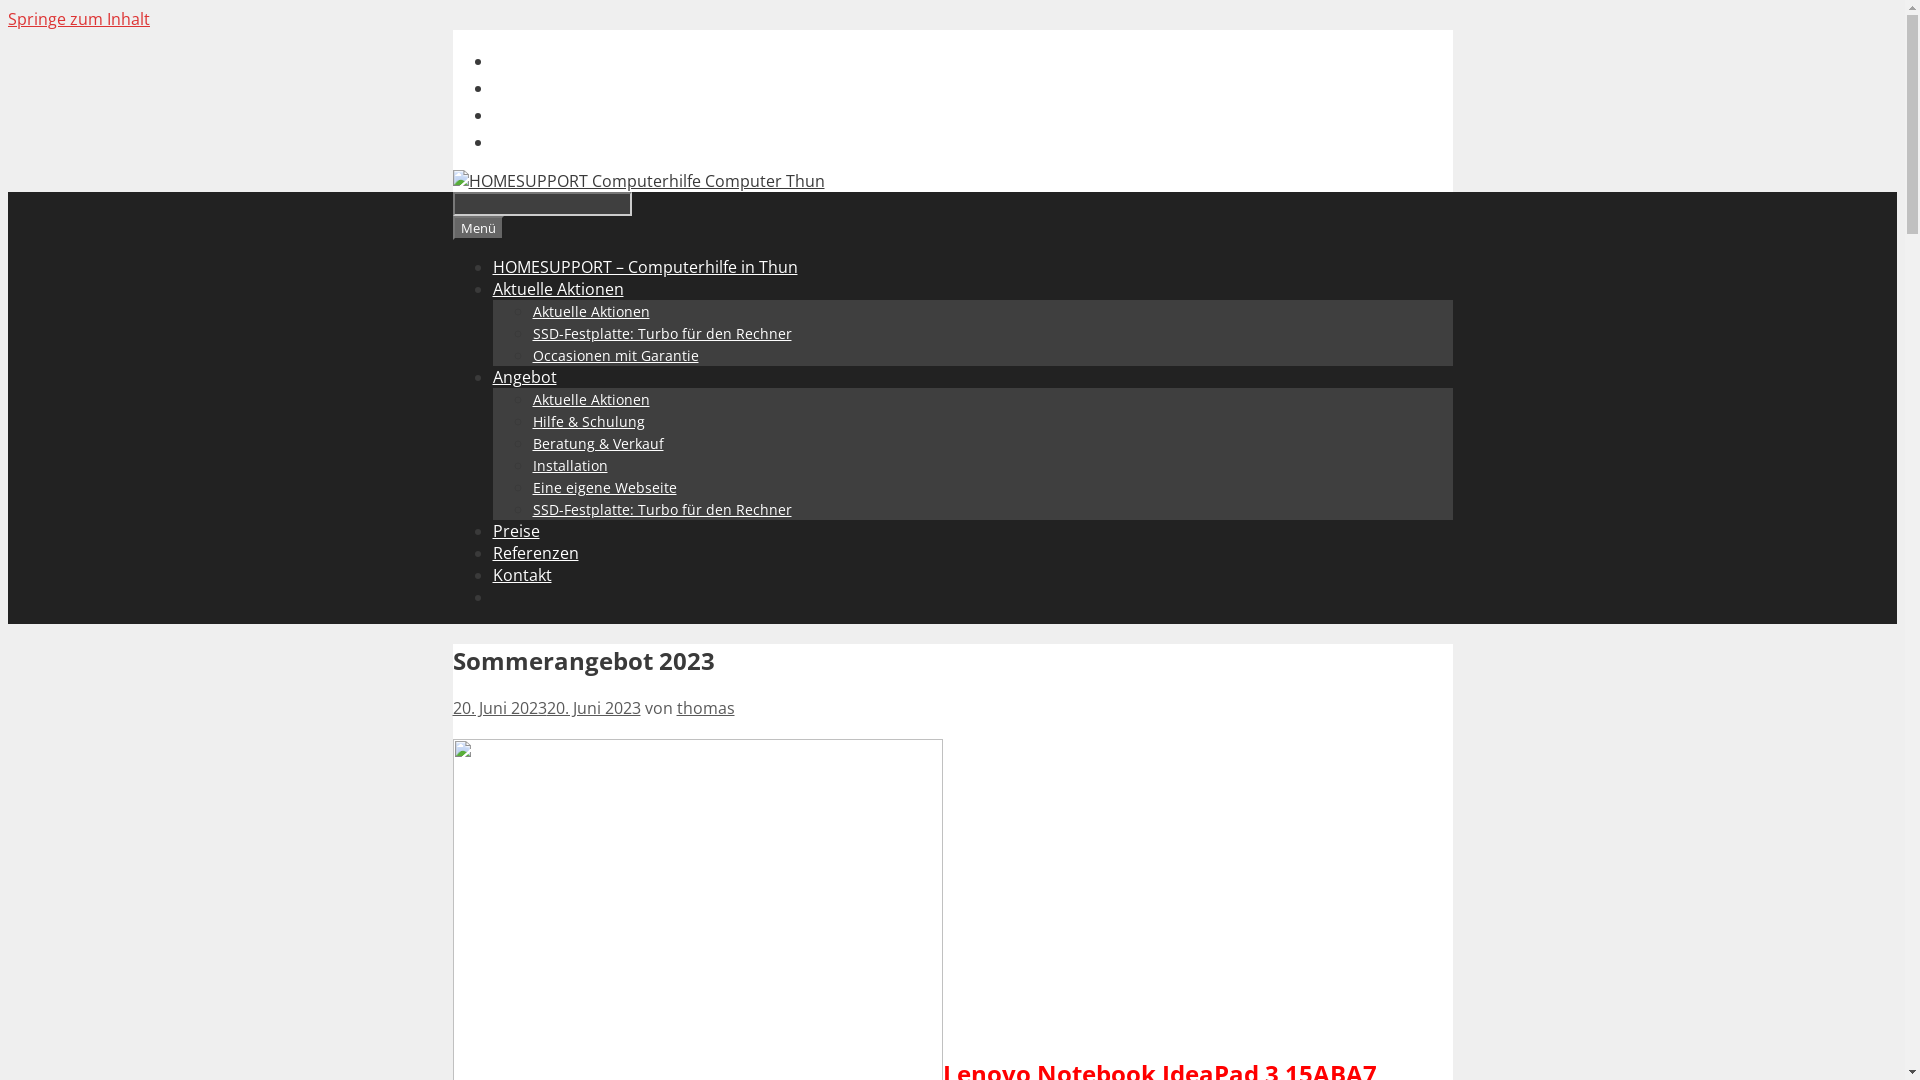 The height and width of the screenshot is (1080, 1920). What do you see at coordinates (521, 574) in the screenshot?
I see `'Kontakt'` at bounding box center [521, 574].